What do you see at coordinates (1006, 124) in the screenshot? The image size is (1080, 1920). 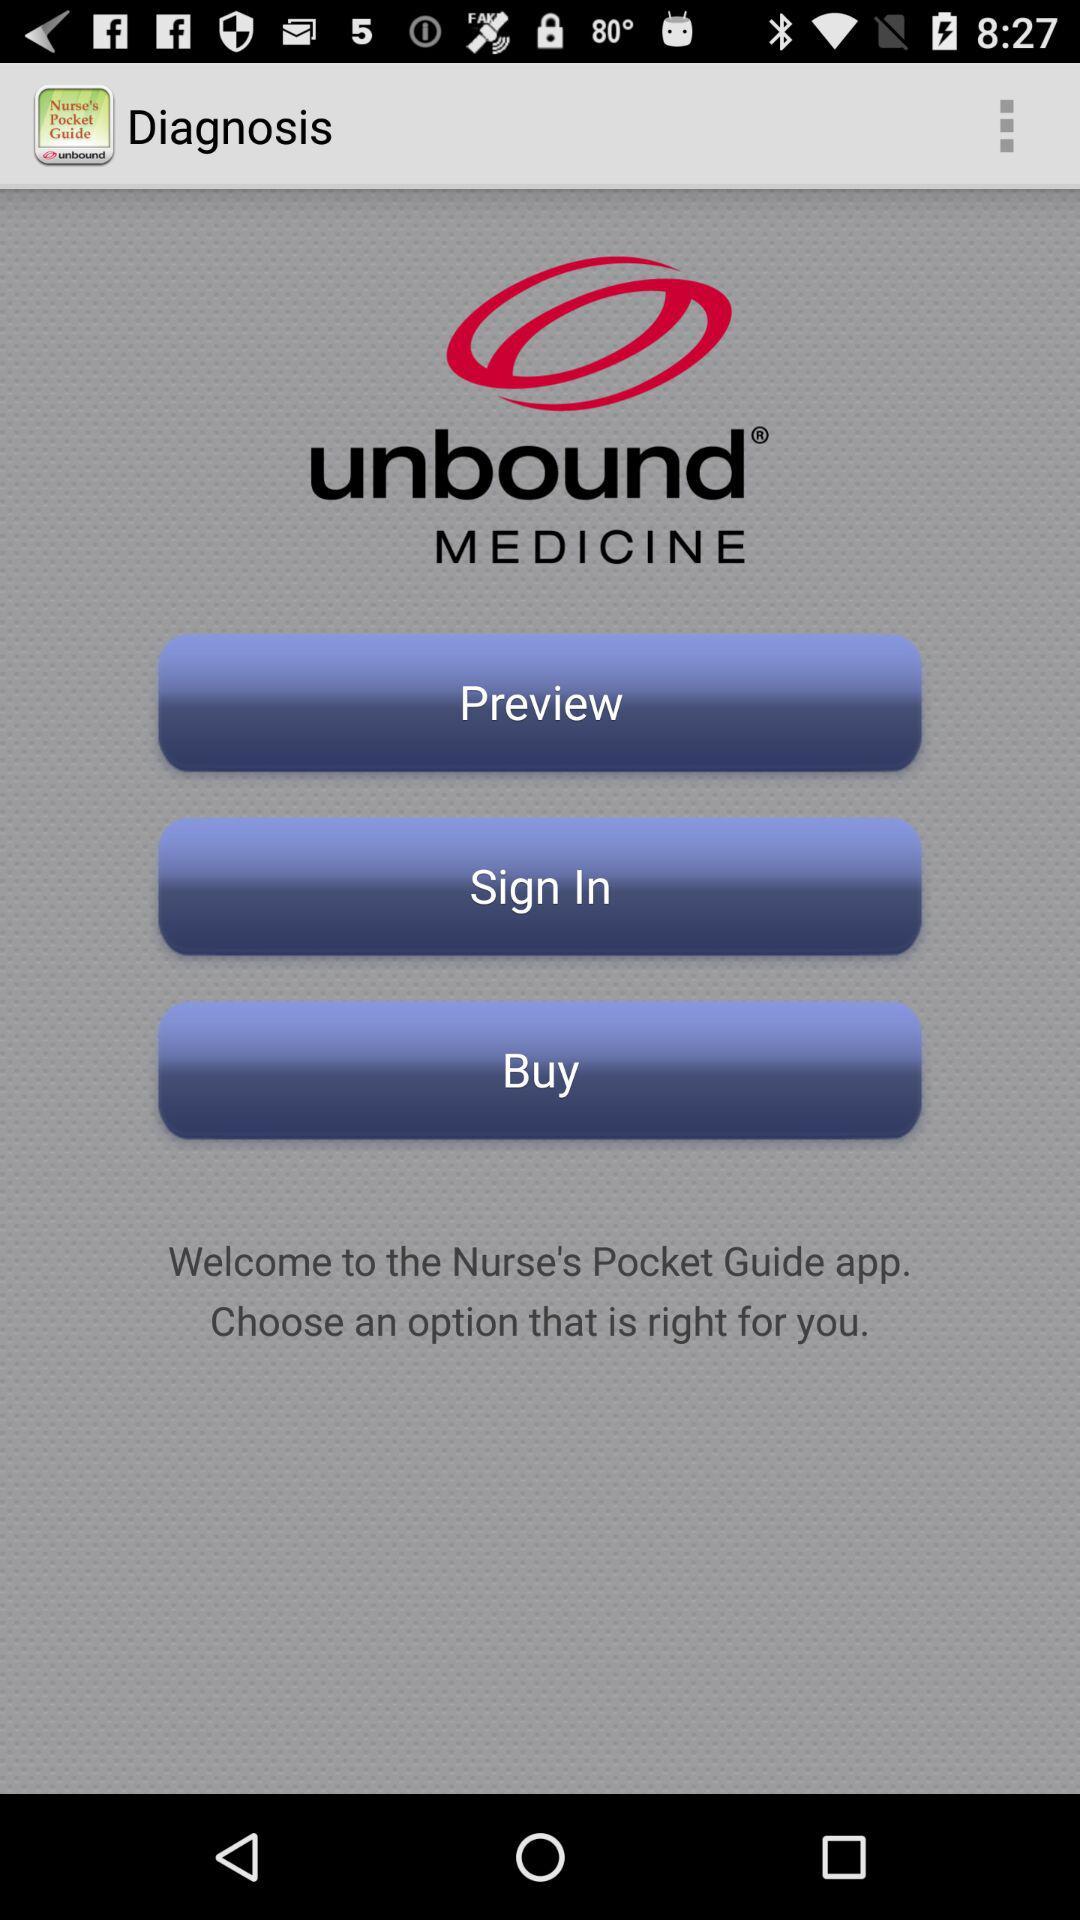 I see `icon at the top right corner` at bounding box center [1006, 124].